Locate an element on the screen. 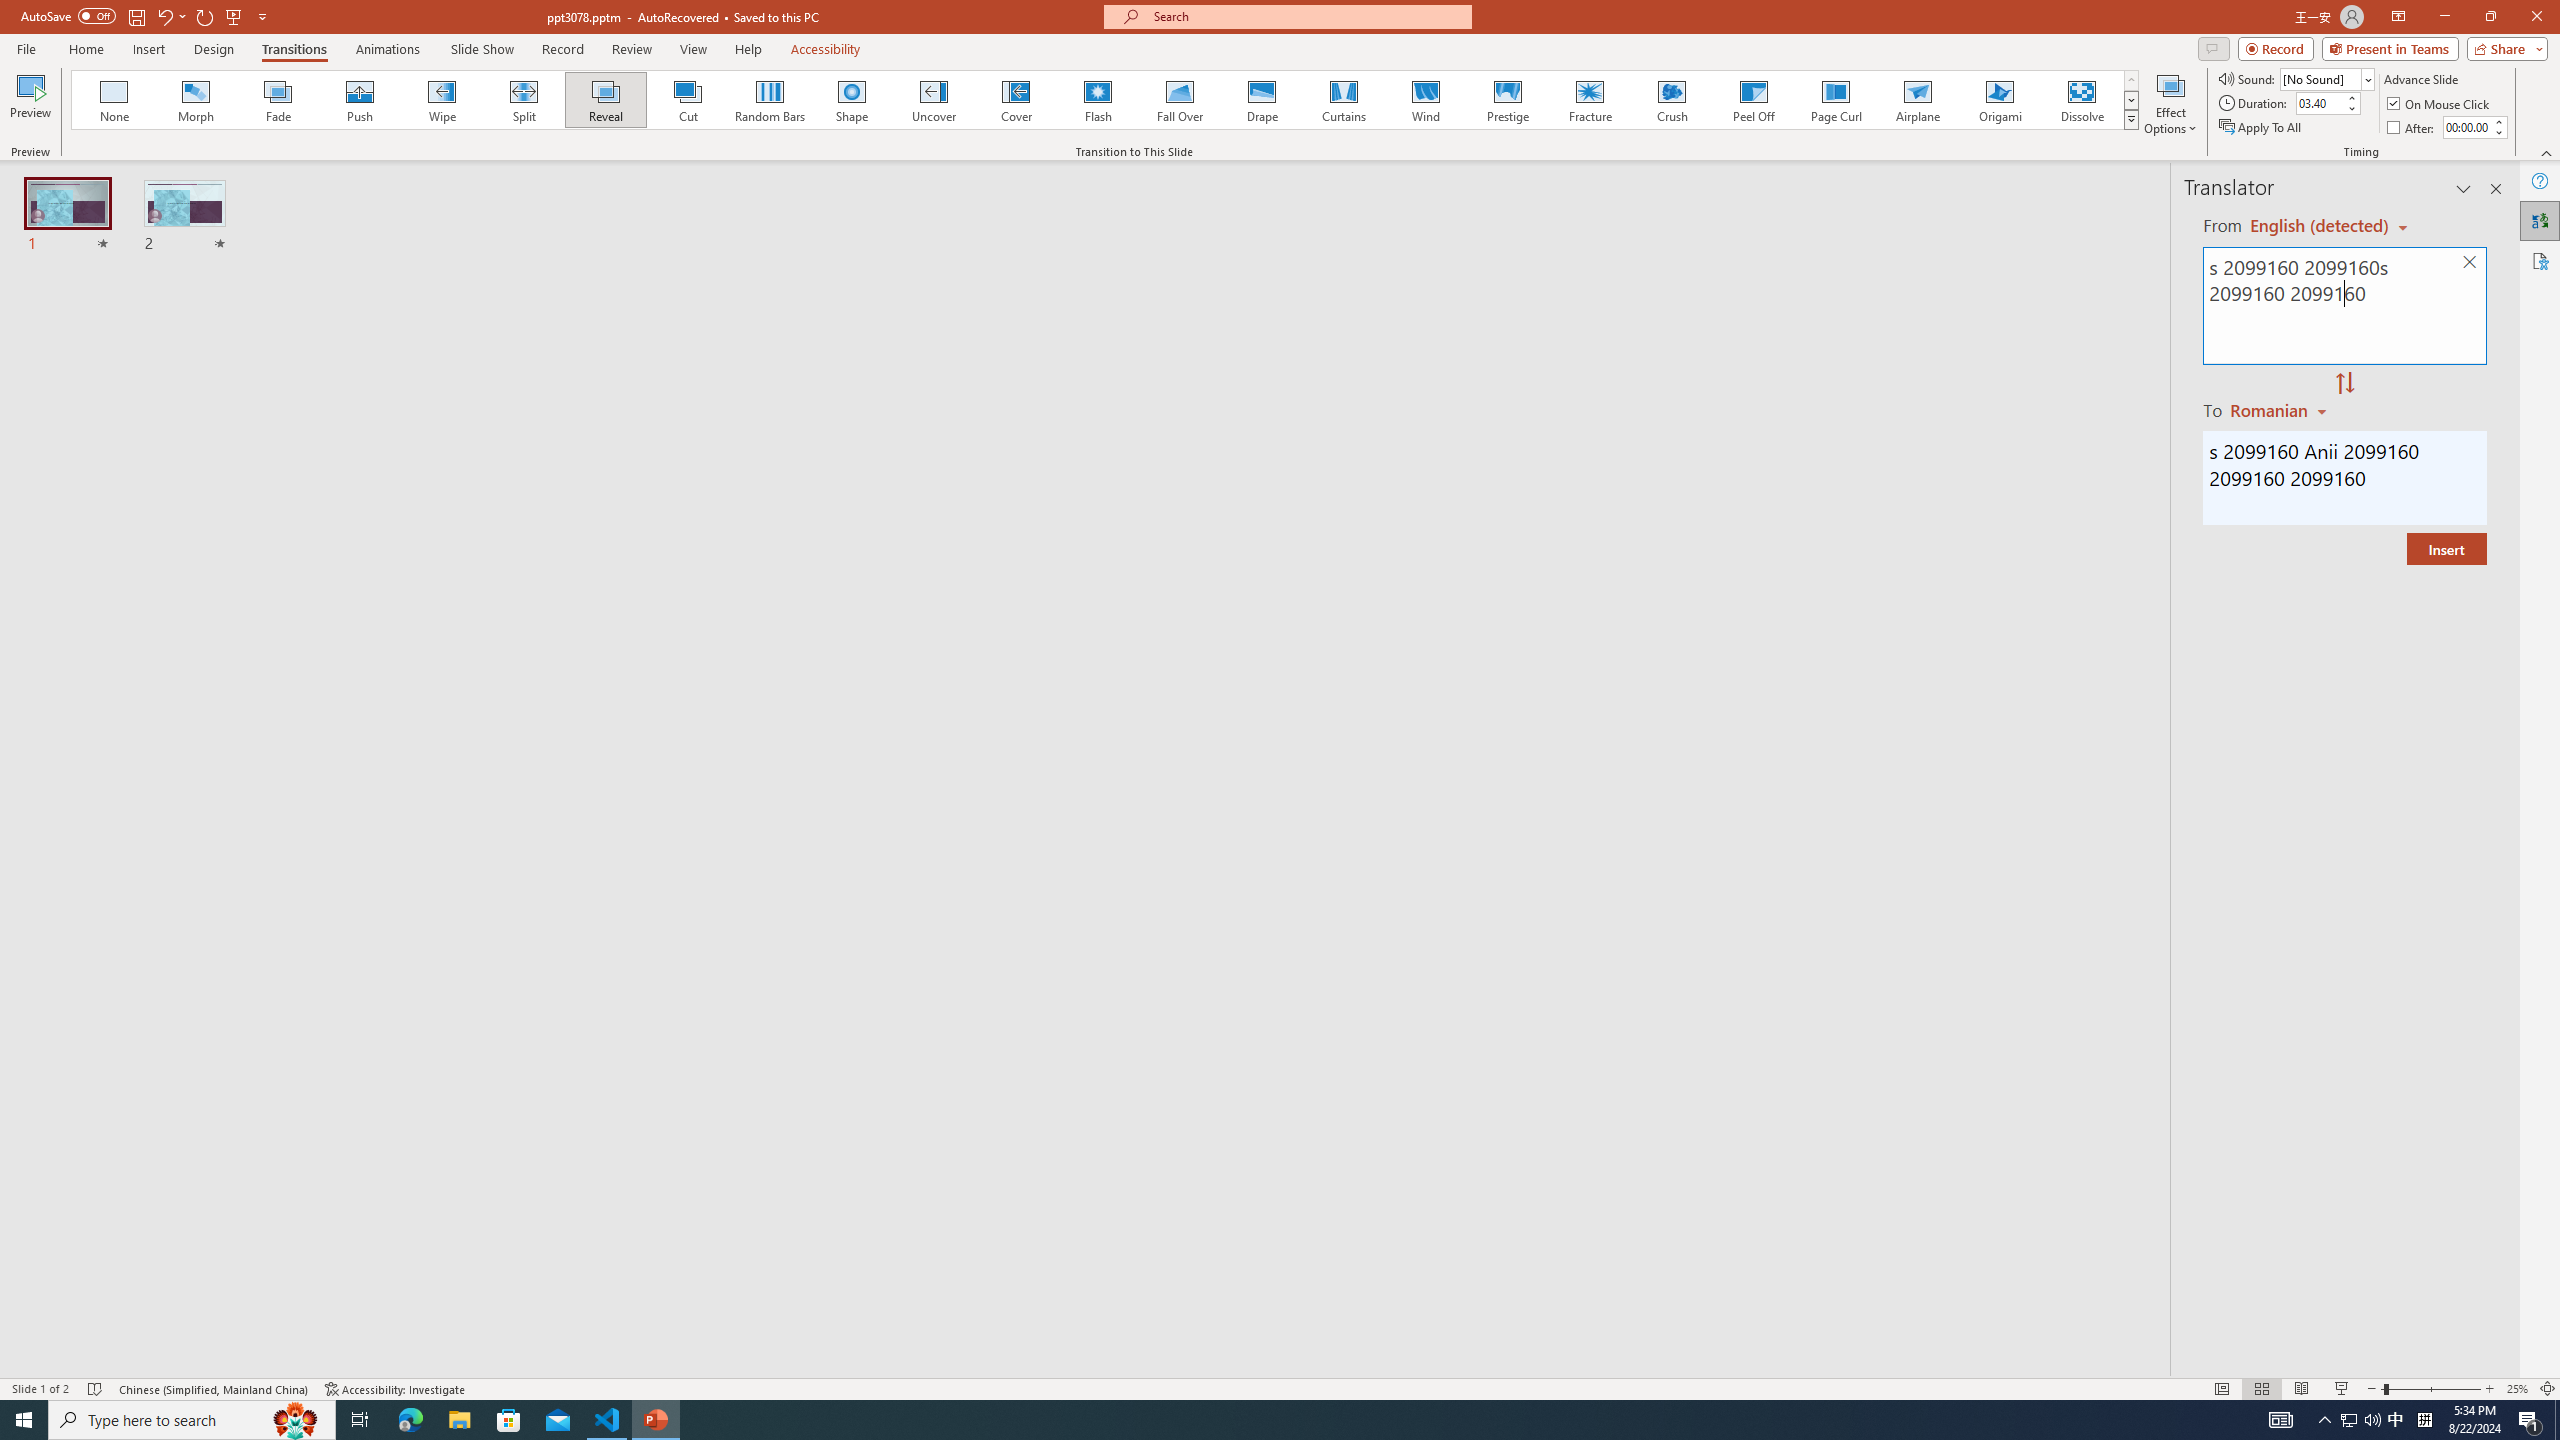 Image resolution: width=2560 pixels, height=1440 pixels. 'Split' is located at coordinates (523, 99).